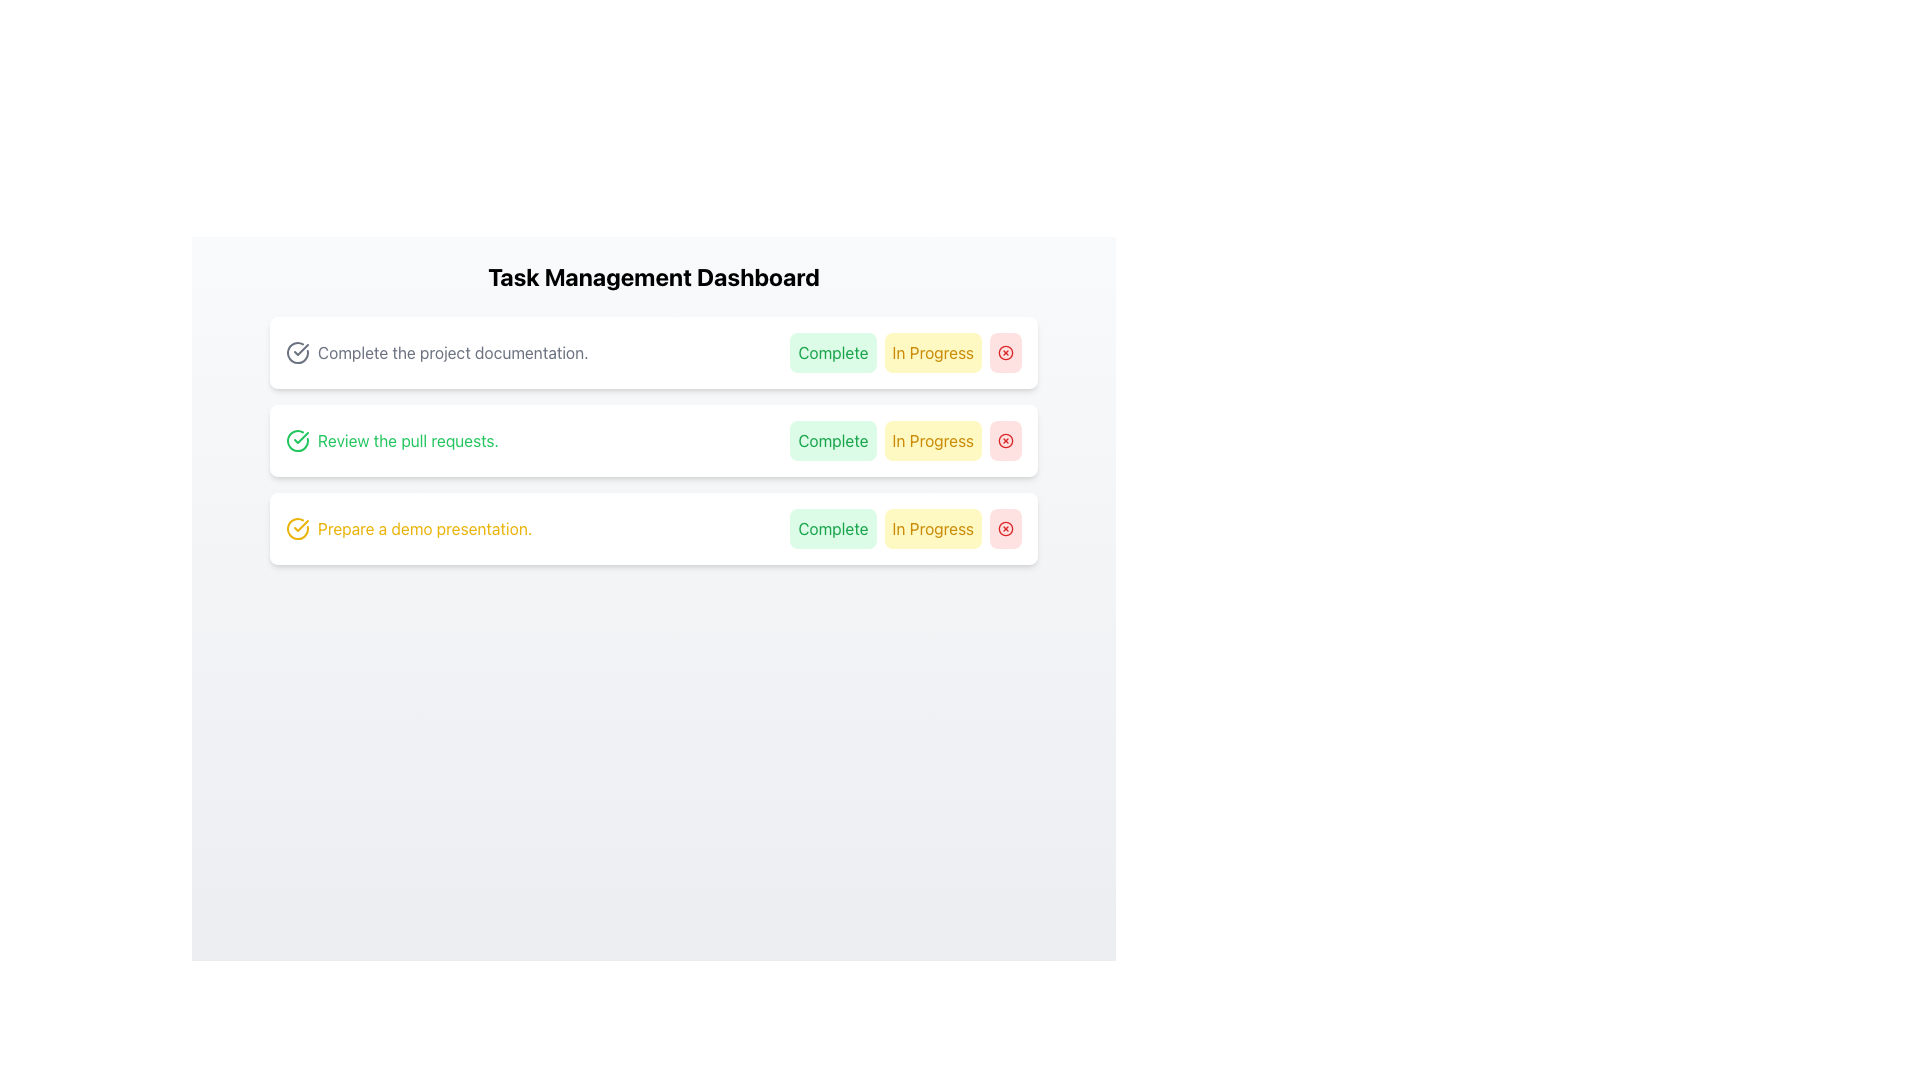  Describe the element at coordinates (408, 527) in the screenshot. I see `the yellow text label that states 'Prepare a demo presentation.'` at that location.